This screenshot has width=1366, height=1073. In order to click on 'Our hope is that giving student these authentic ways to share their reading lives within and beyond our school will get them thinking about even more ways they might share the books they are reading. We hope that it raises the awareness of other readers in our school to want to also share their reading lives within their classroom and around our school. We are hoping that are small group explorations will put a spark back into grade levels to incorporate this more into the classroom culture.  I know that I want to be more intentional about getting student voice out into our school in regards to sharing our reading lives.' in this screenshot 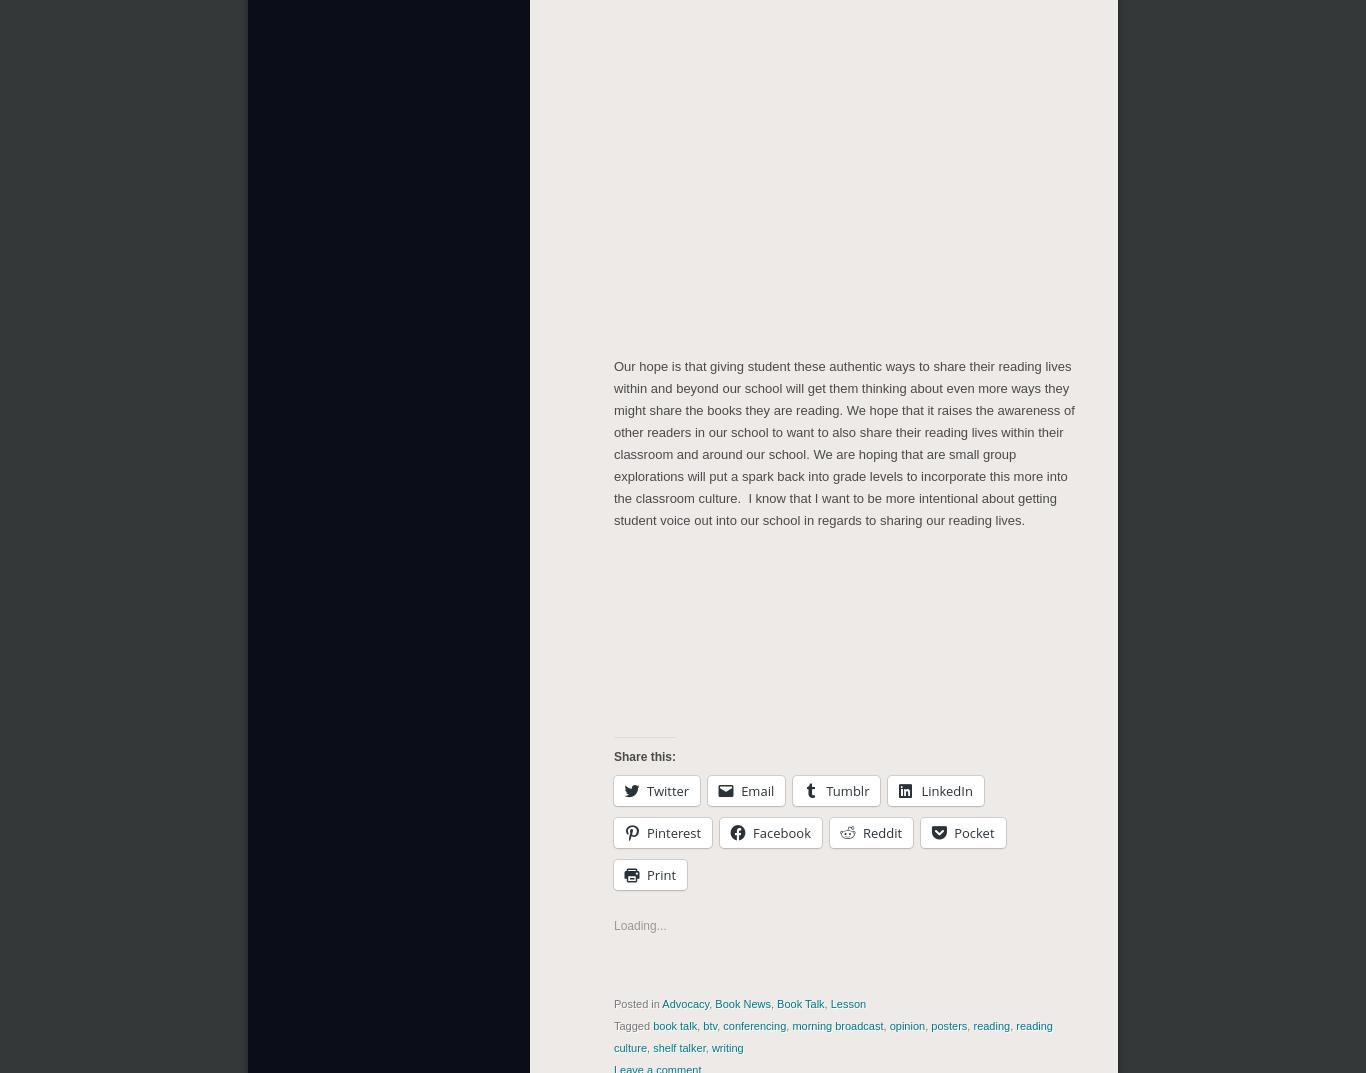, I will do `click(843, 443)`.